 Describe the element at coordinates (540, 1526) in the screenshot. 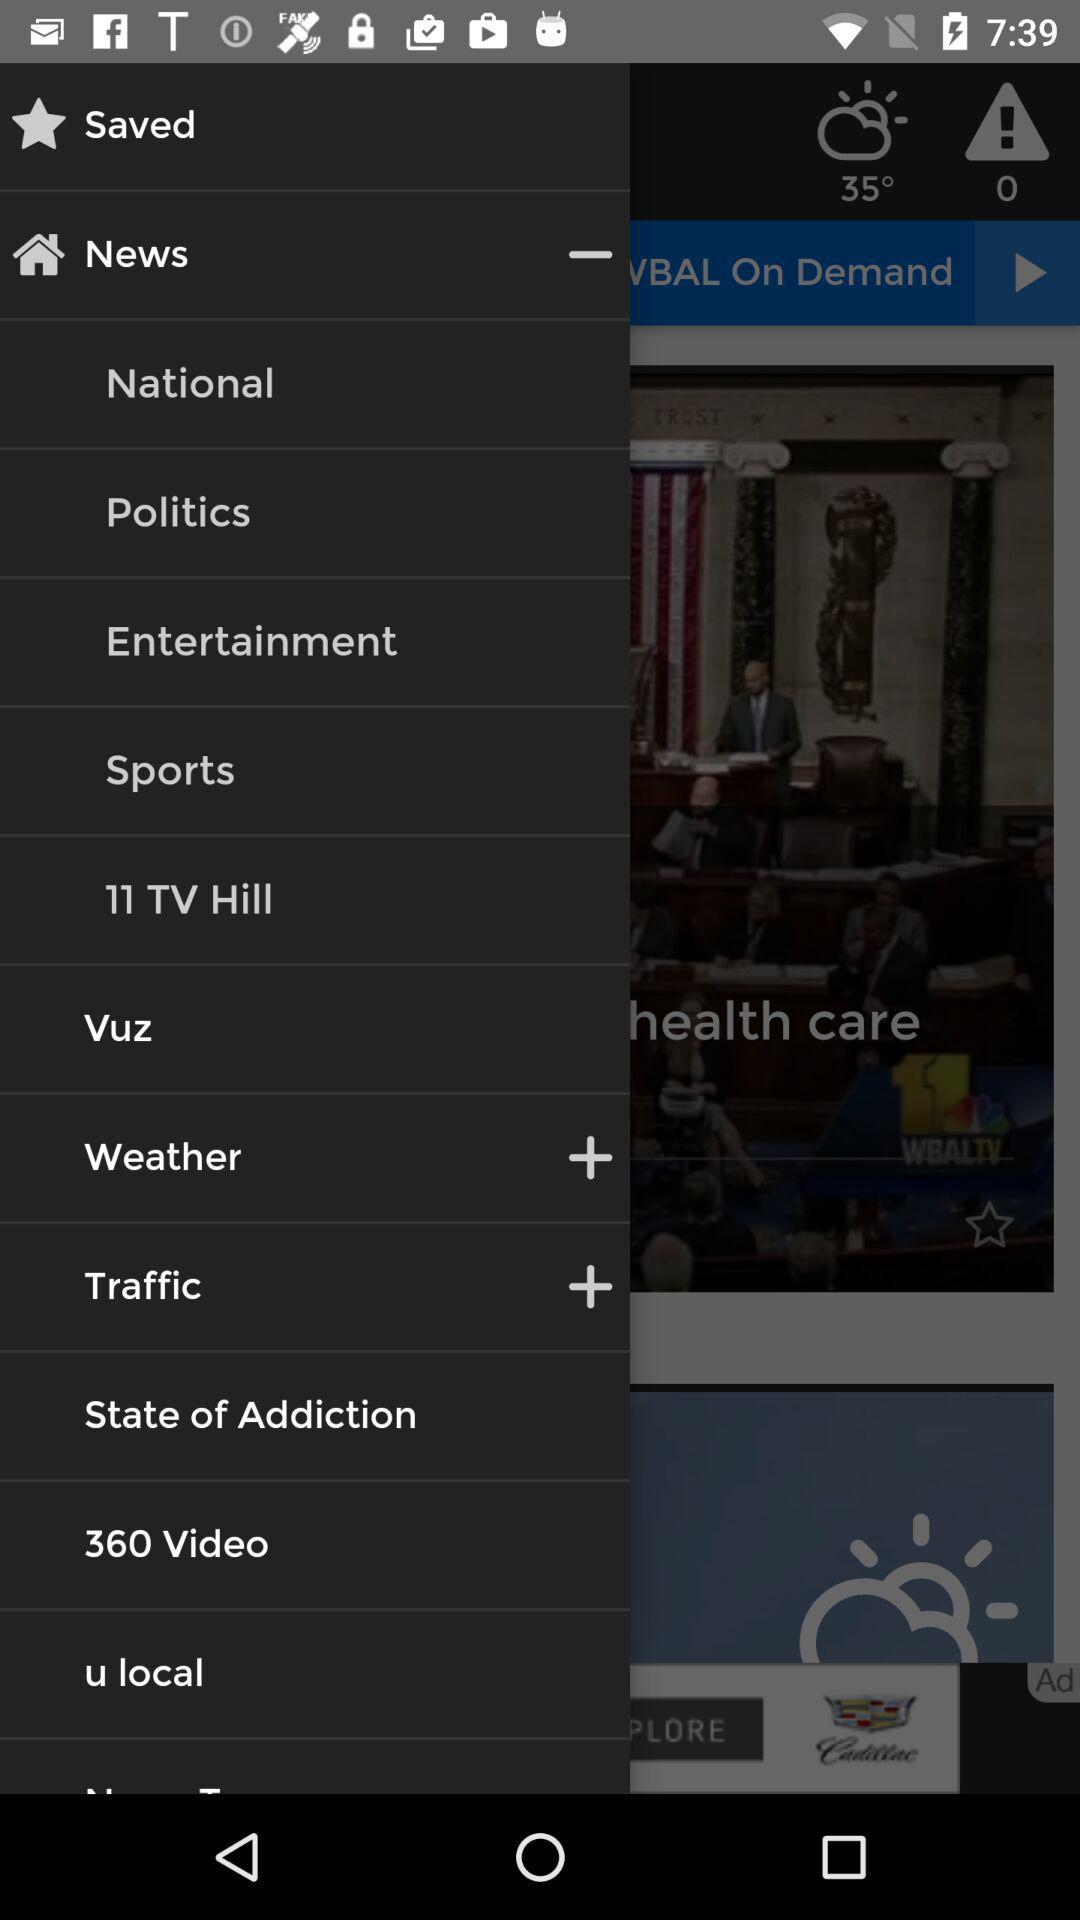

I see `improper tagging` at that location.